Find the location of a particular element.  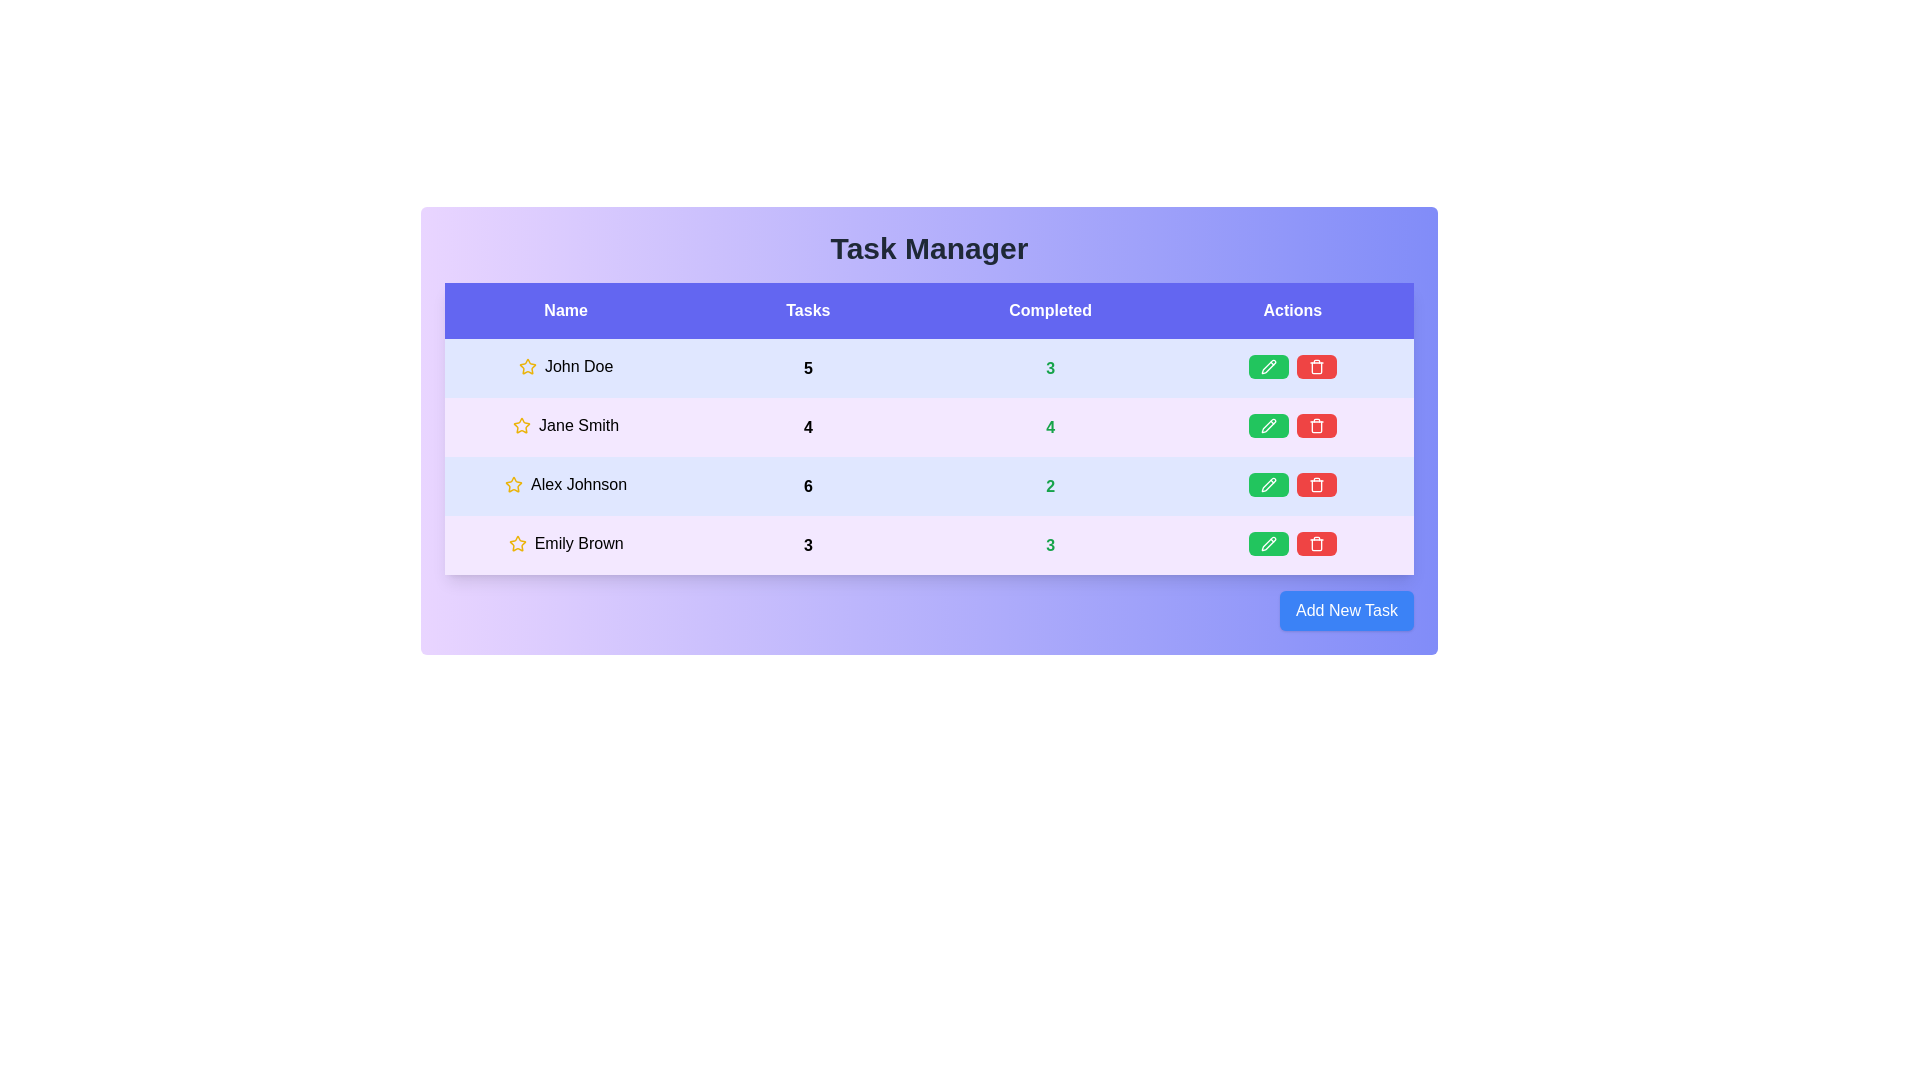

the text in the Tasks column for copying is located at coordinates (807, 311).